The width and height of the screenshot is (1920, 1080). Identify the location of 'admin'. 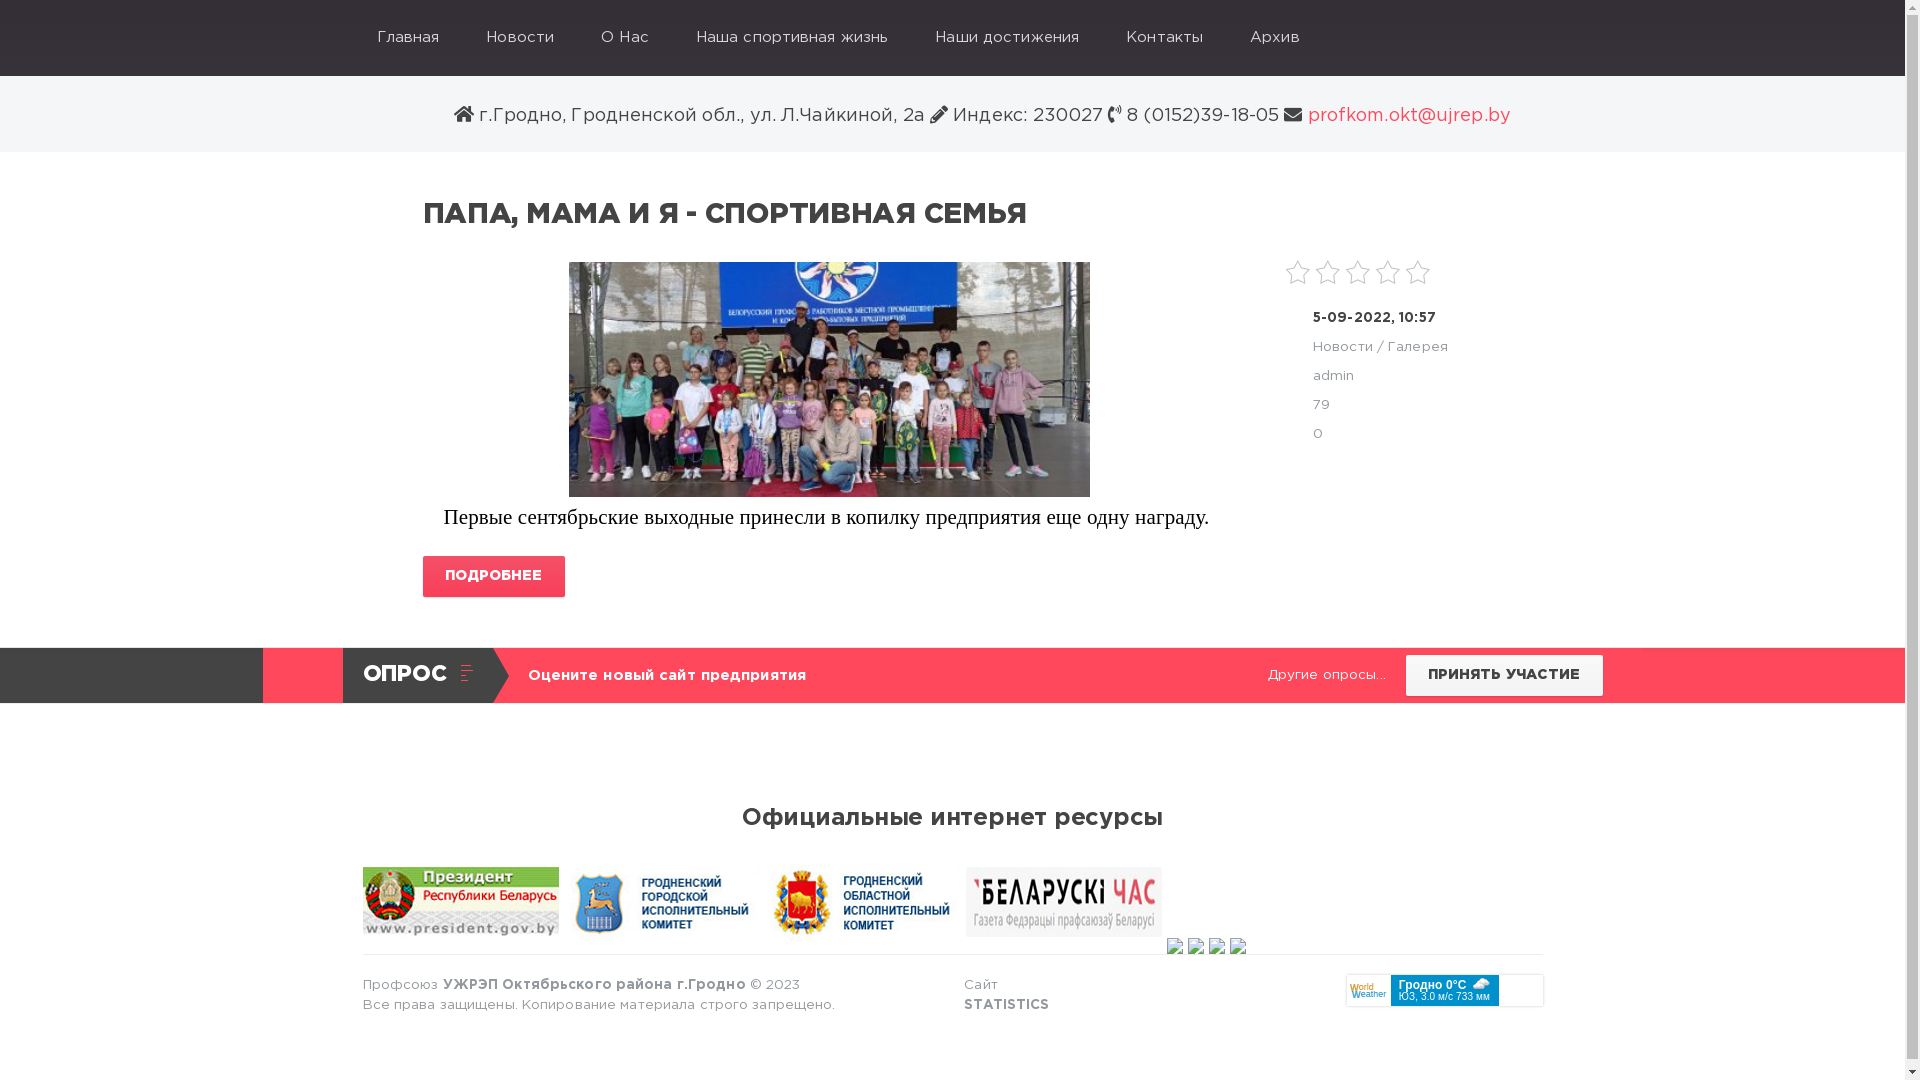
(1334, 375).